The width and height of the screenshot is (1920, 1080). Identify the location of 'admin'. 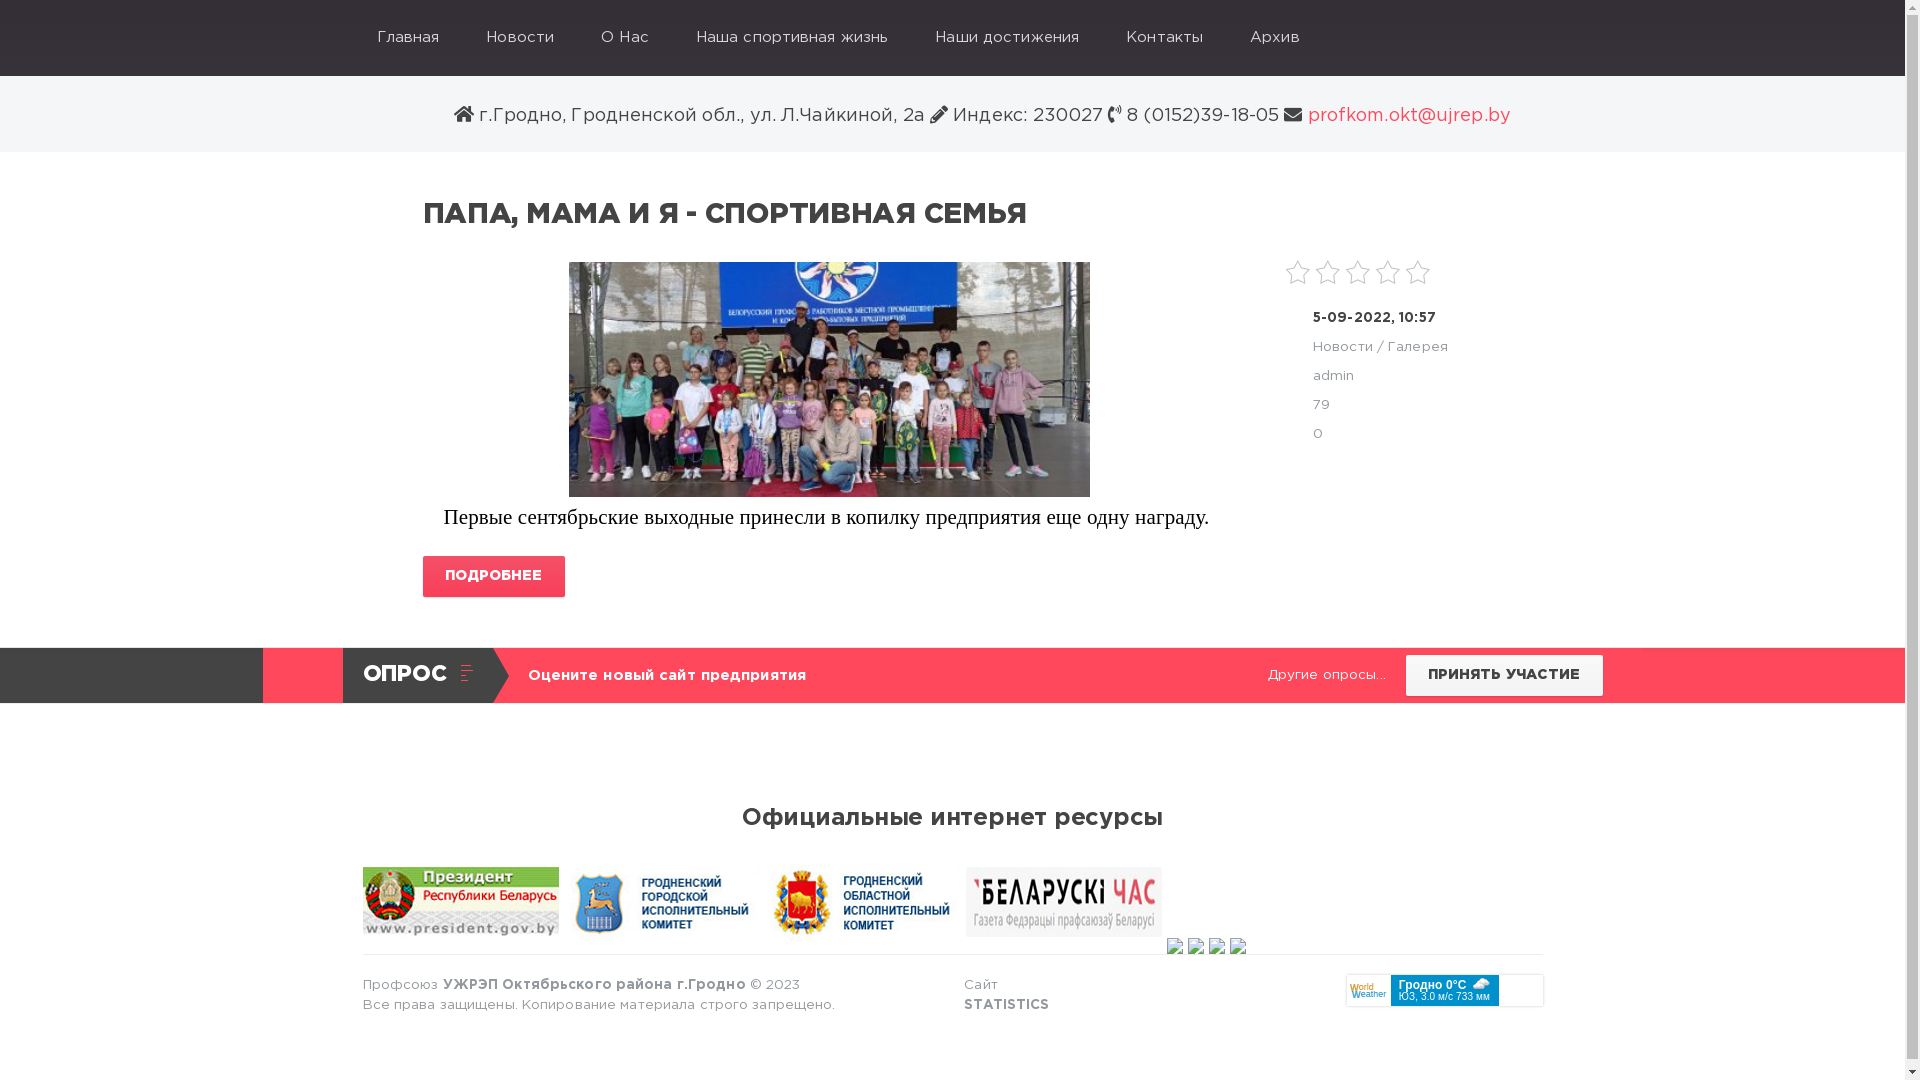
(1334, 375).